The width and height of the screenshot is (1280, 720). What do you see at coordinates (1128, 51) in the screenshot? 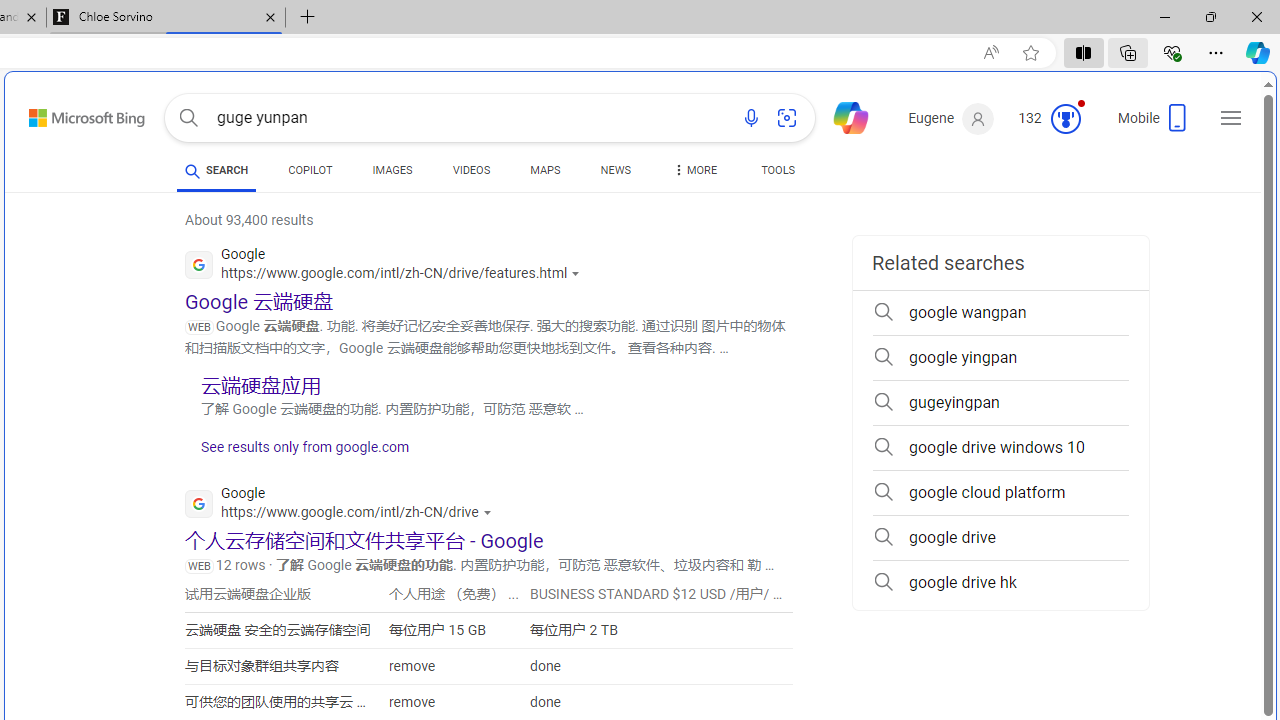
I see `'Collections'` at bounding box center [1128, 51].